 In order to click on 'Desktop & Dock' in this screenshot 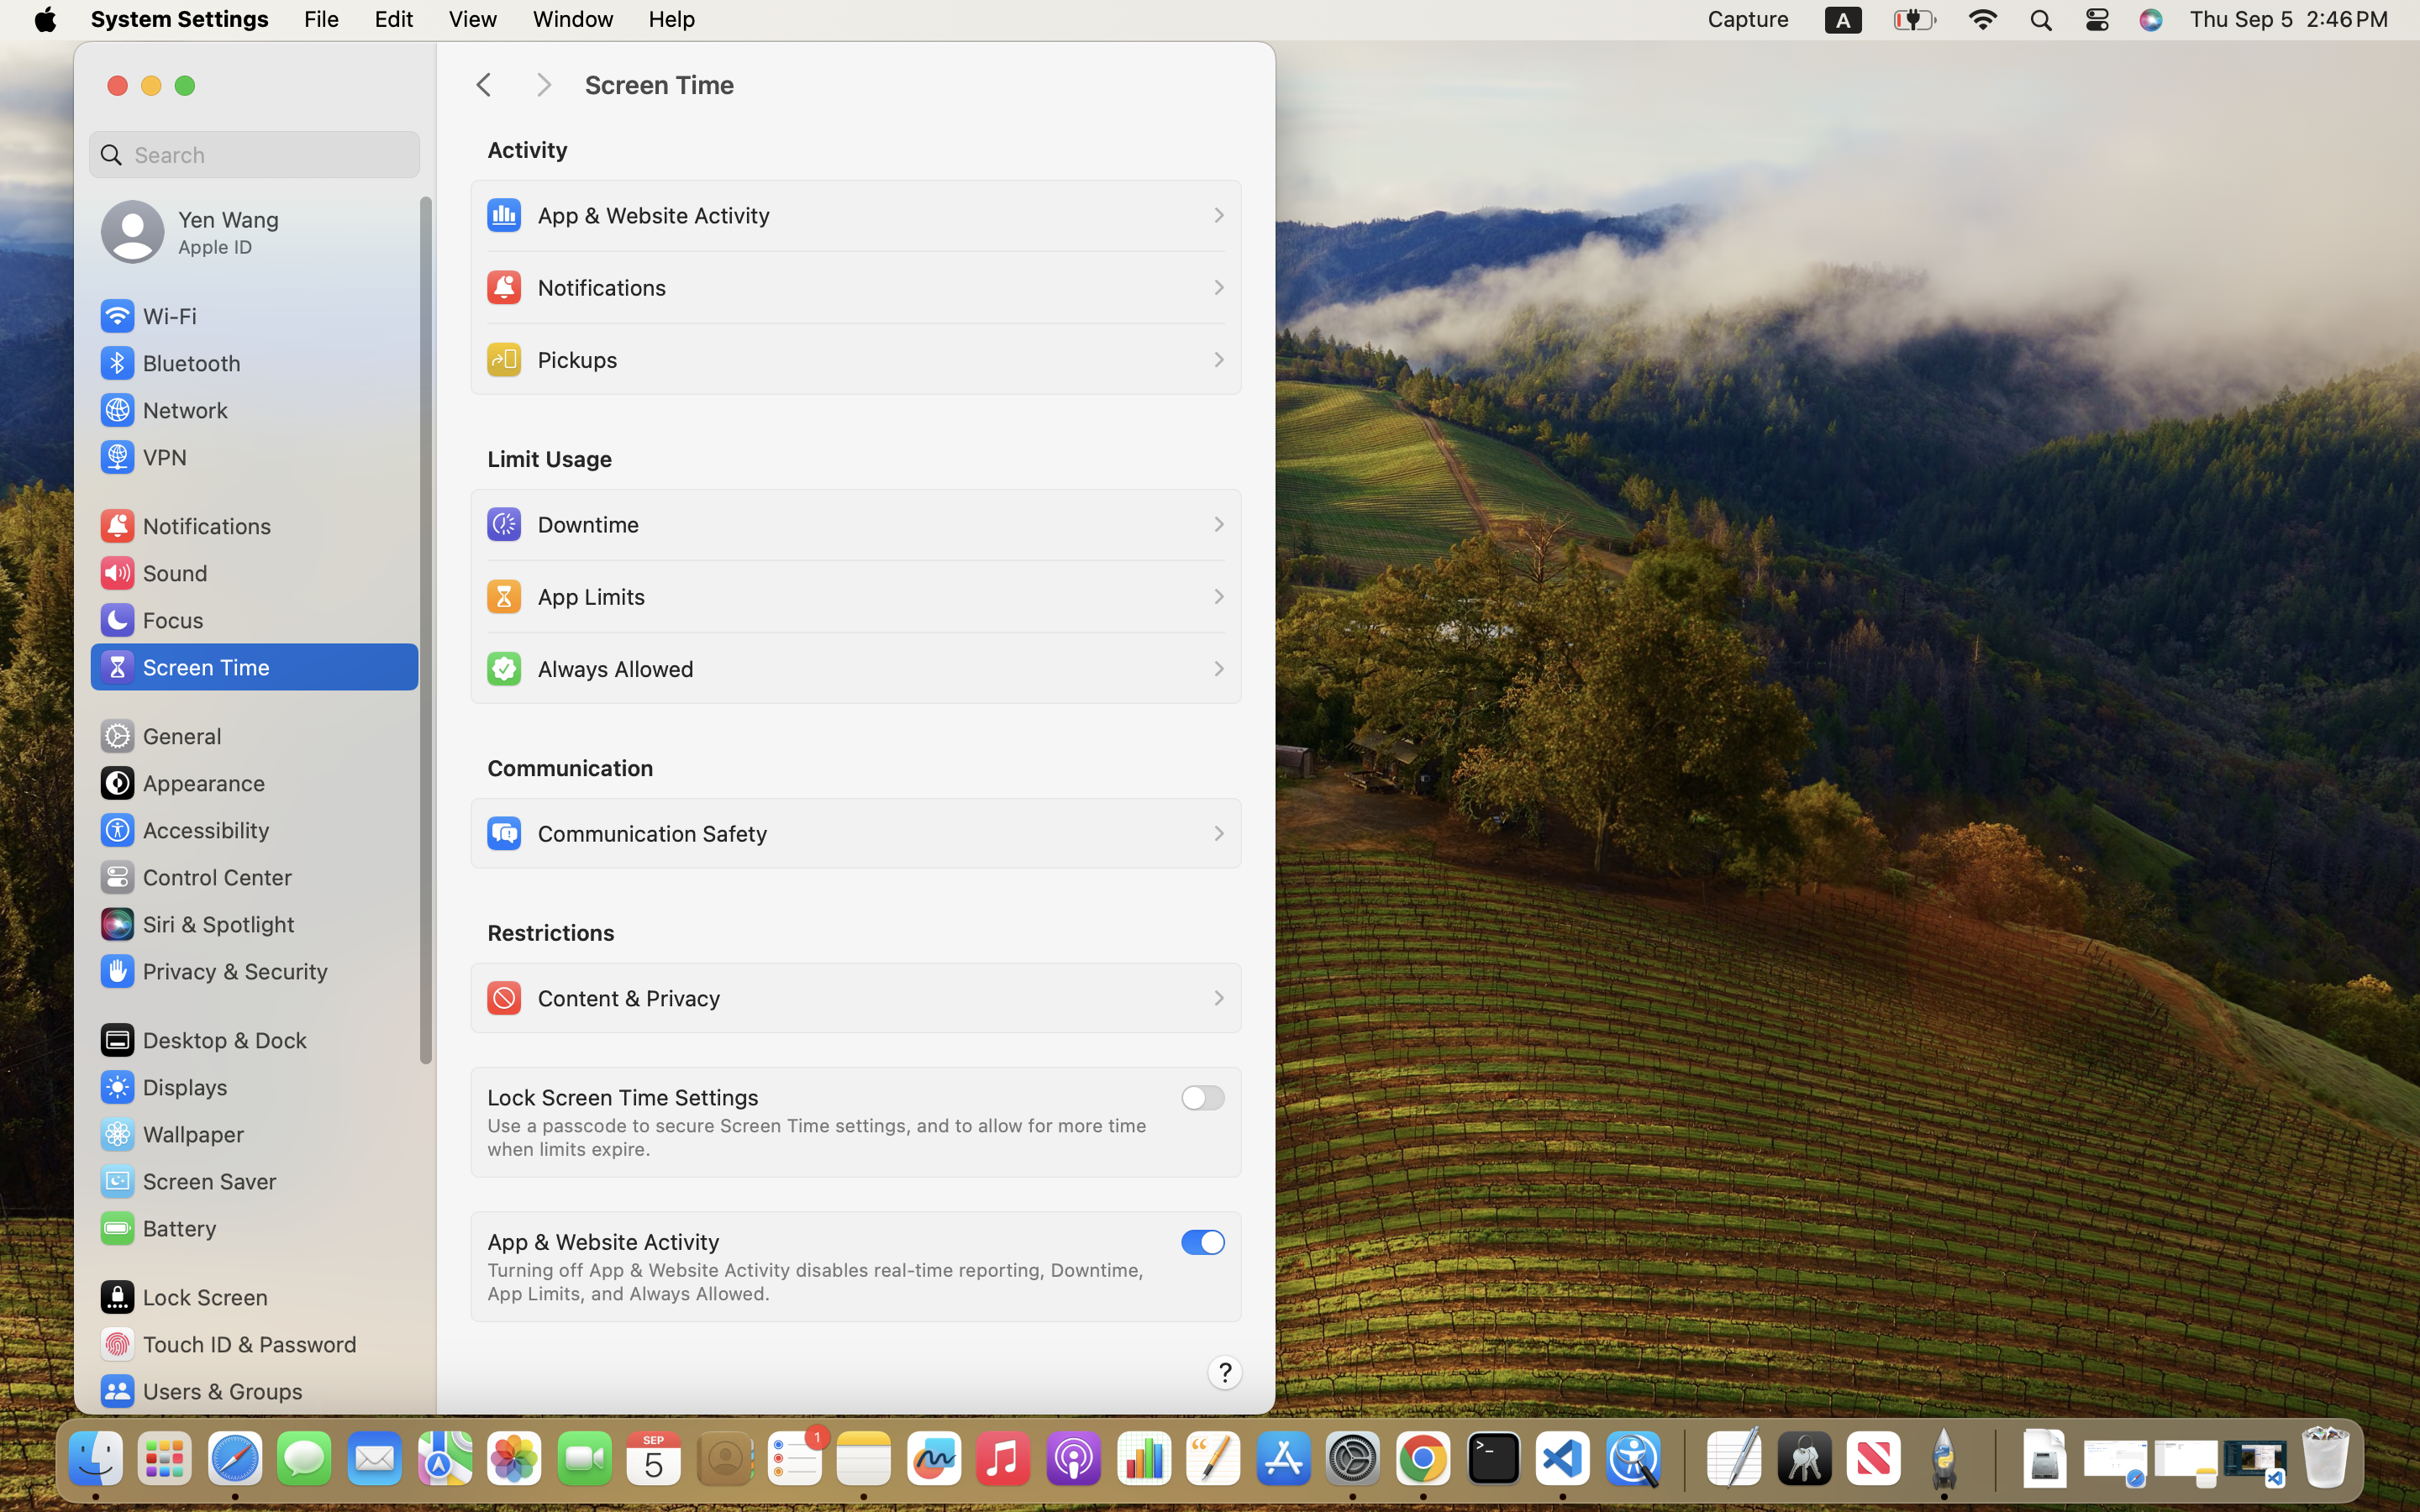, I will do `click(203, 1039)`.